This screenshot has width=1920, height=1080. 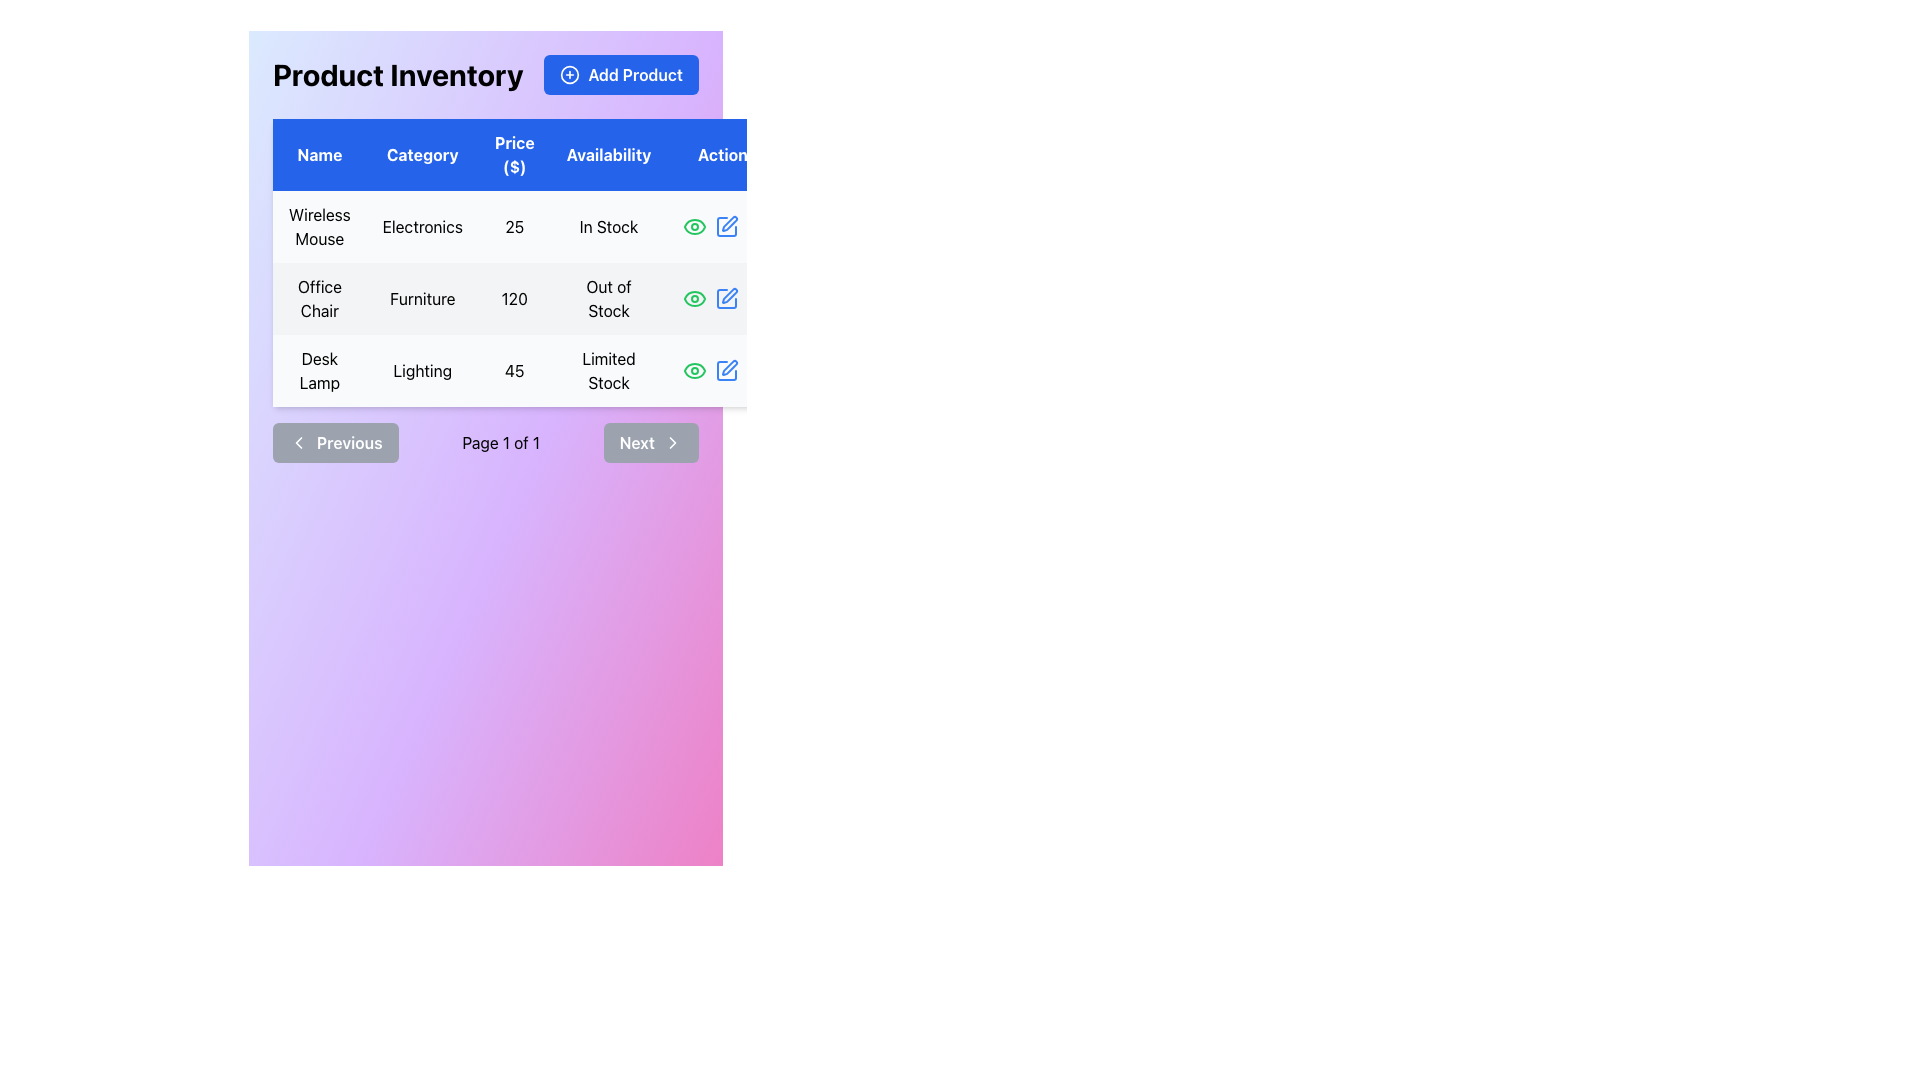 I want to click on the 'Furniture' text label in the second row of the 'Category' column of the product inventory table, which is located between 'Office Chair' and '120', so click(x=421, y=299).